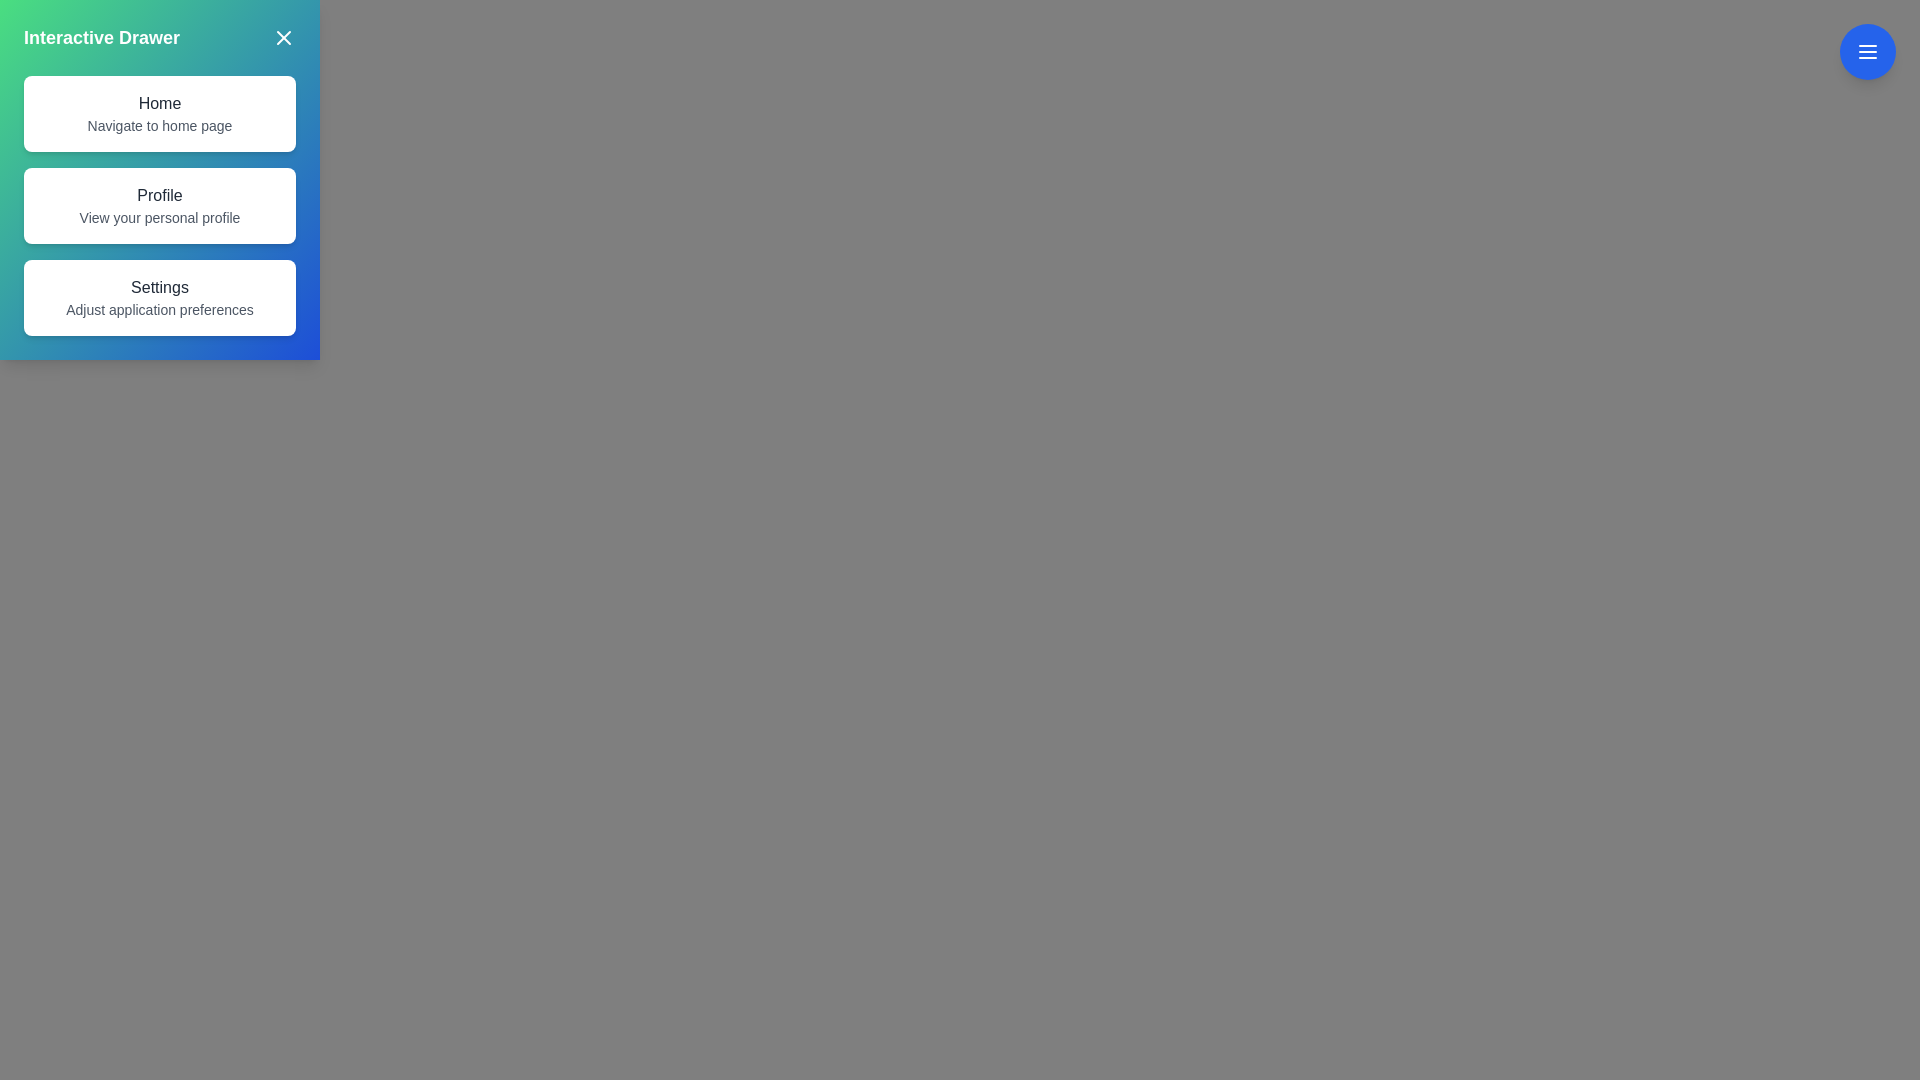 The image size is (1920, 1080). What do you see at coordinates (282, 38) in the screenshot?
I see `the close button located at the top-right corner of the popup panel, which dismisses the panel` at bounding box center [282, 38].